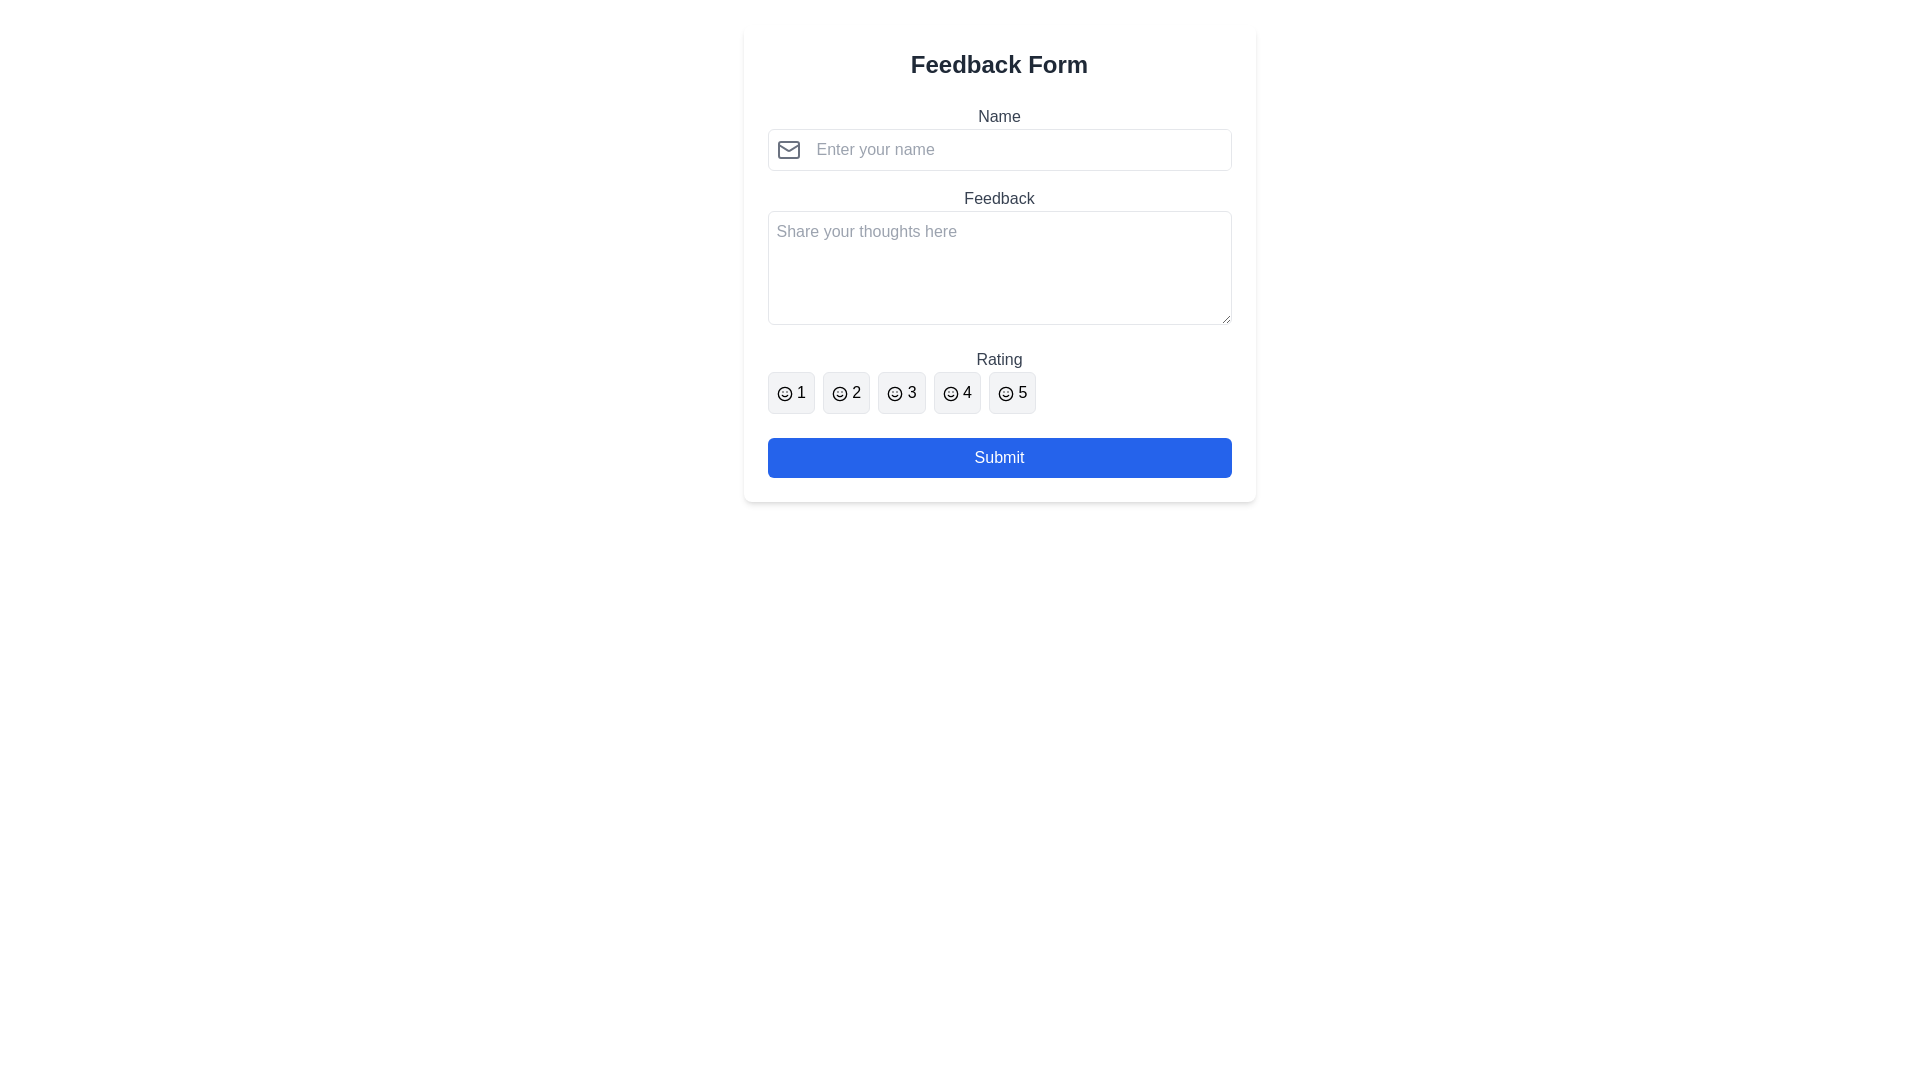  What do you see at coordinates (839, 393) in the screenshot?
I see `the decorative circle of the second smiley icon in a row of five smiley icons representing rating options` at bounding box center [839, 393].